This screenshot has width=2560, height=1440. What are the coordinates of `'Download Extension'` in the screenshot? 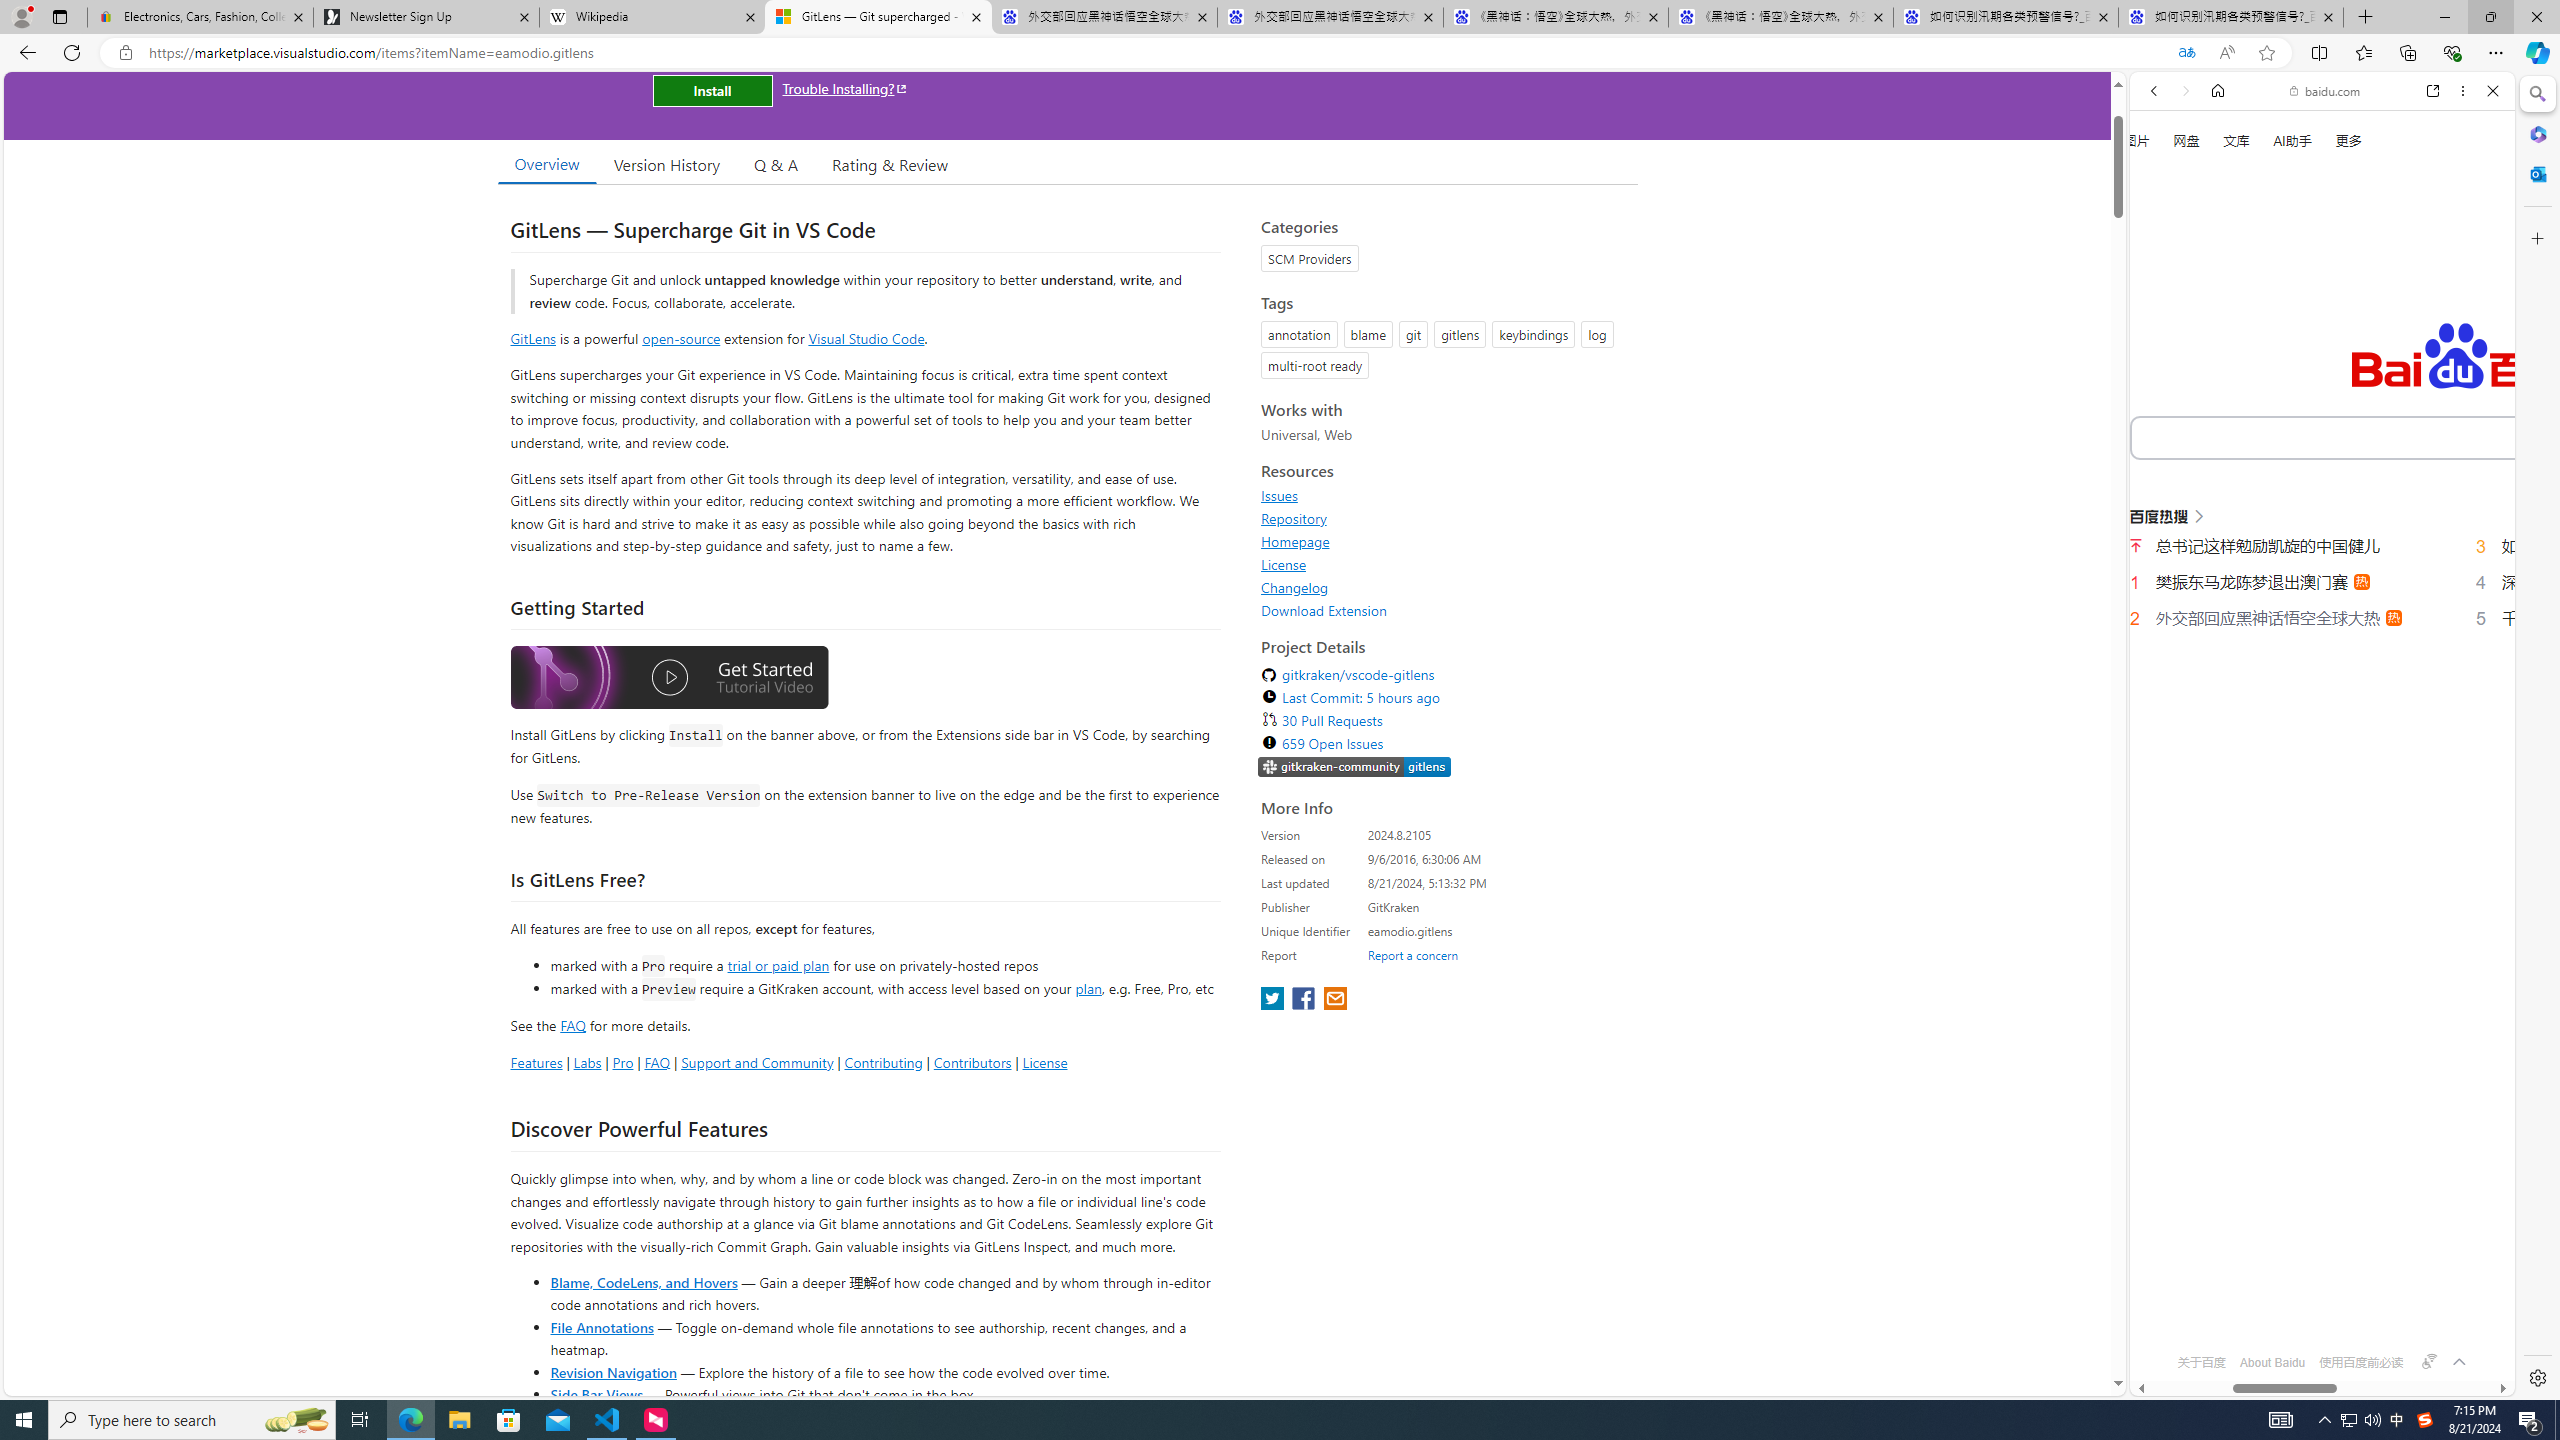 It's located at (1324, 609).